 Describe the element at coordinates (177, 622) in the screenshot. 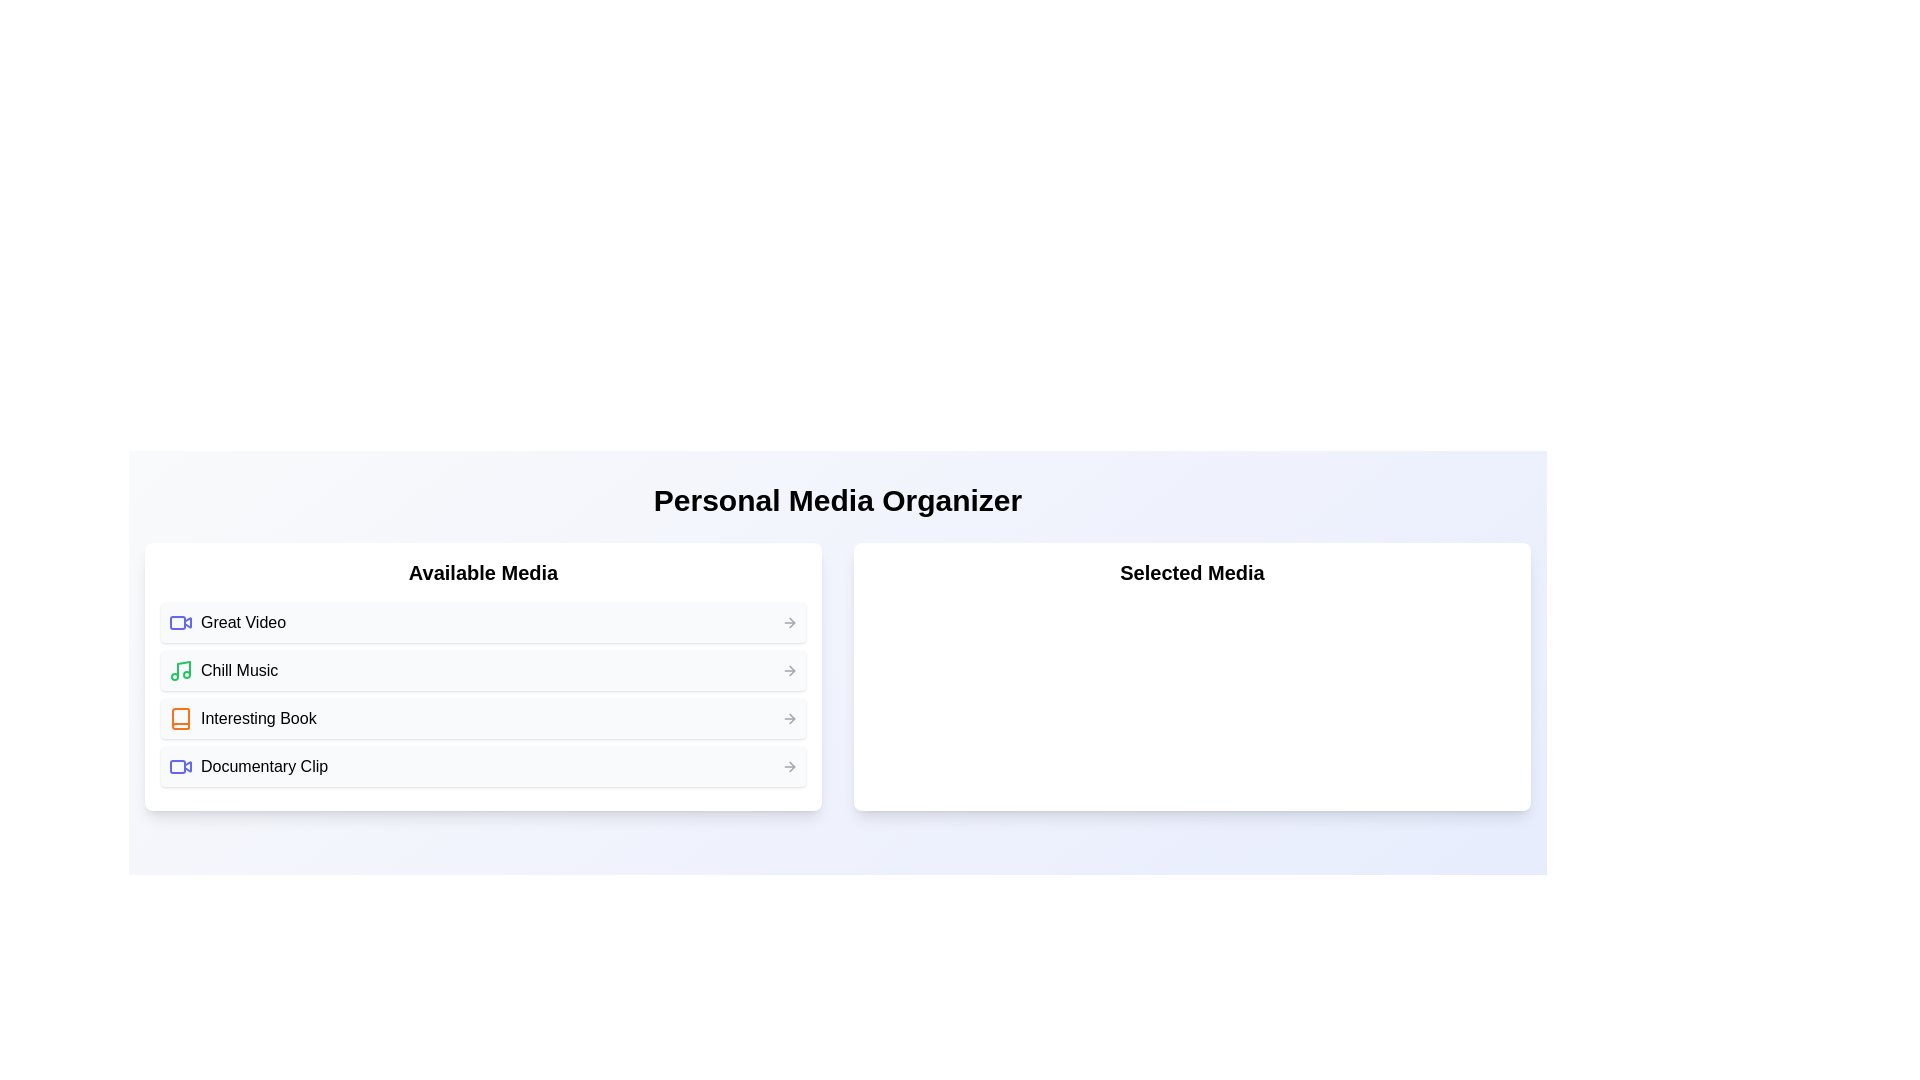

I see `the video camera icon in the media selection interface to observe the associated tooltip or label` at that location.